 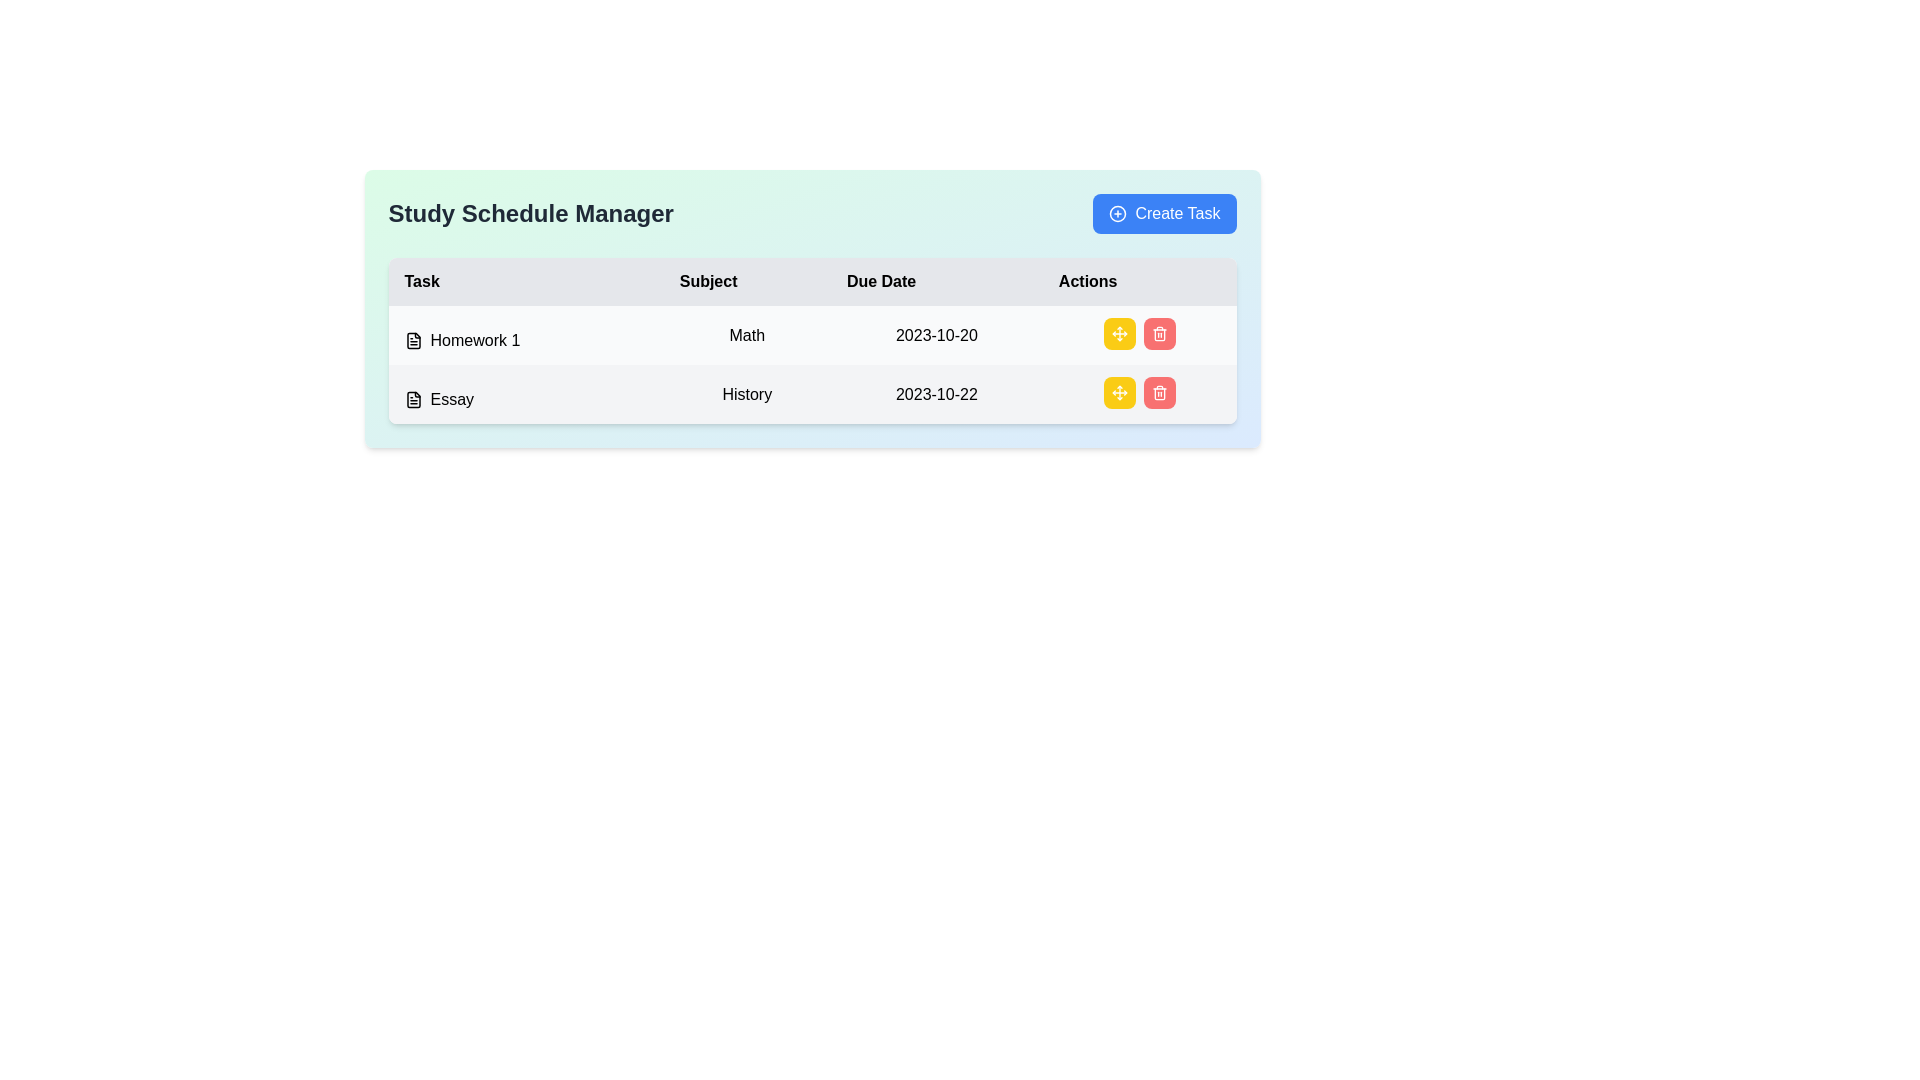 I want to click on the circular icon with a plus sign located to the left of the 'Create Task' text in the top-right corner of the main content area, so click(x=1117, y=213).